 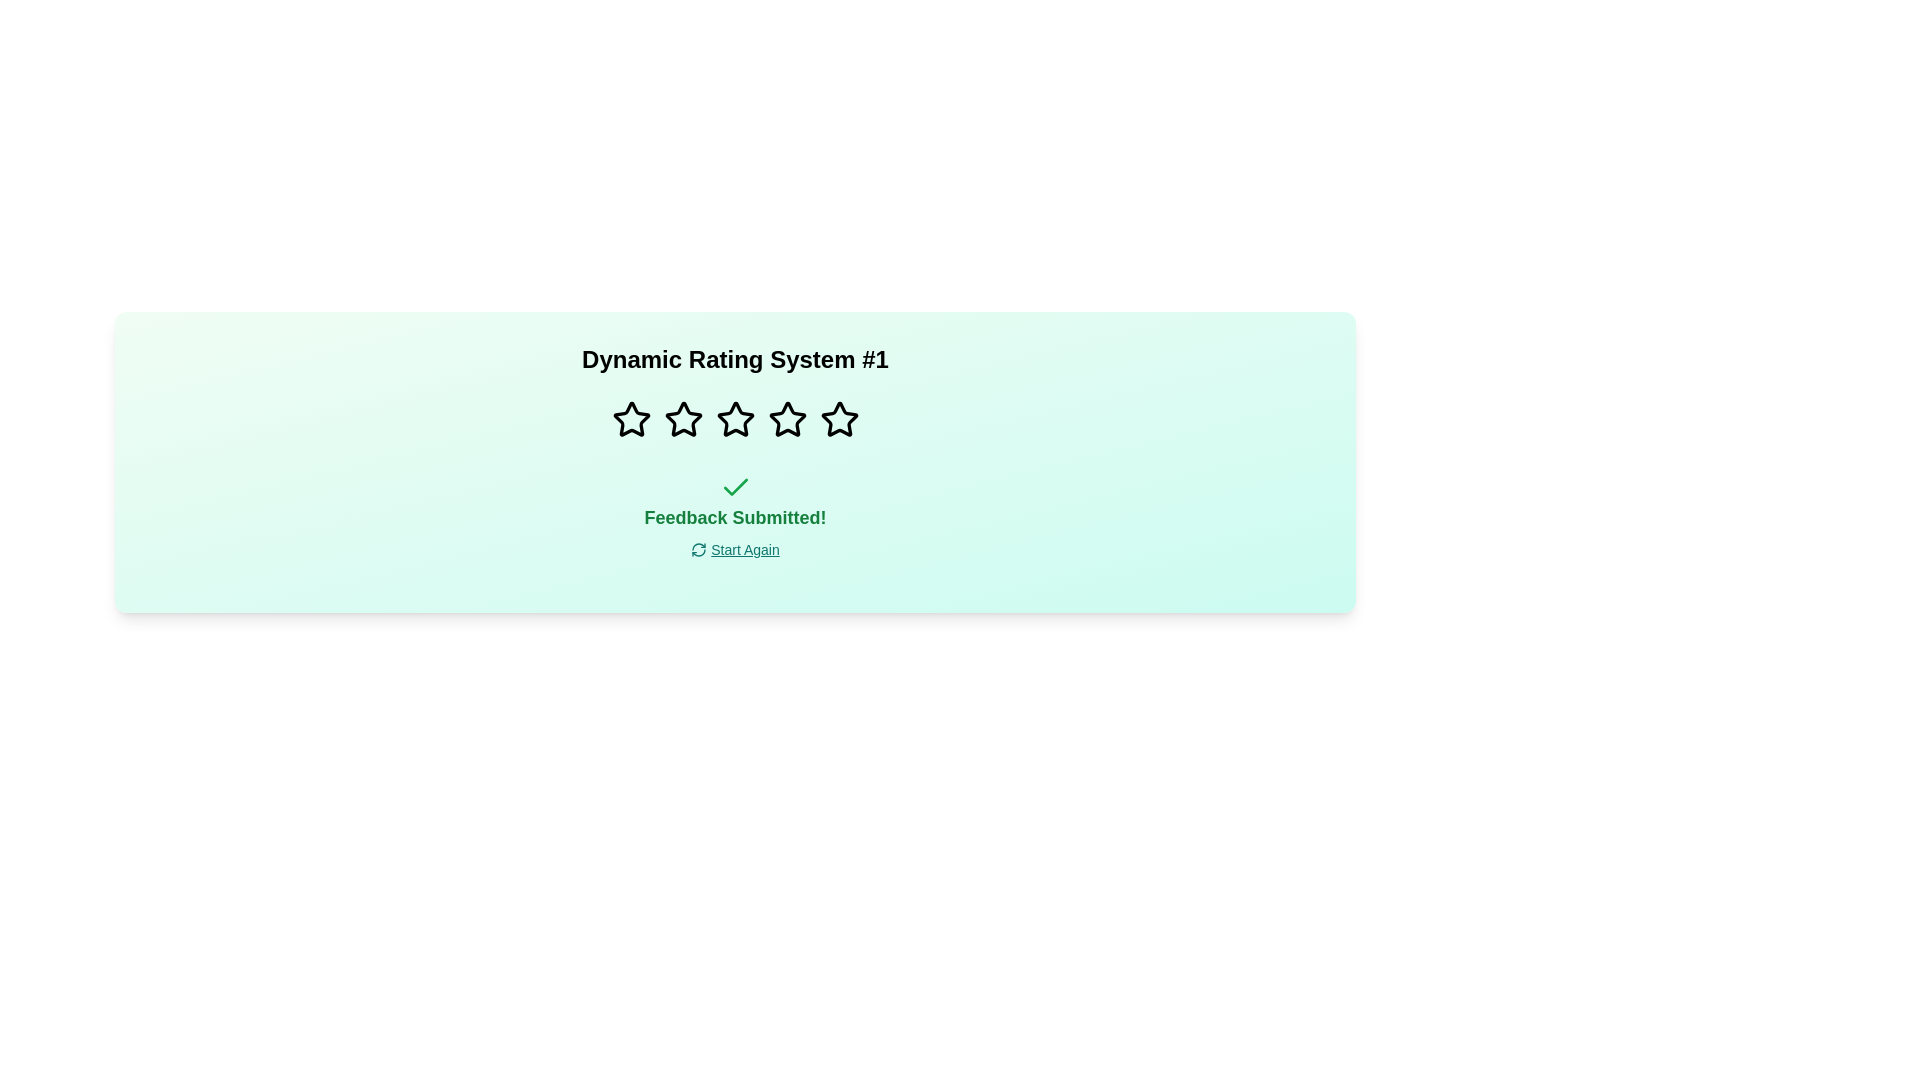 I want to click on the second star-shaped icon from the left in the horizontal row, so click(x=683, y=418).